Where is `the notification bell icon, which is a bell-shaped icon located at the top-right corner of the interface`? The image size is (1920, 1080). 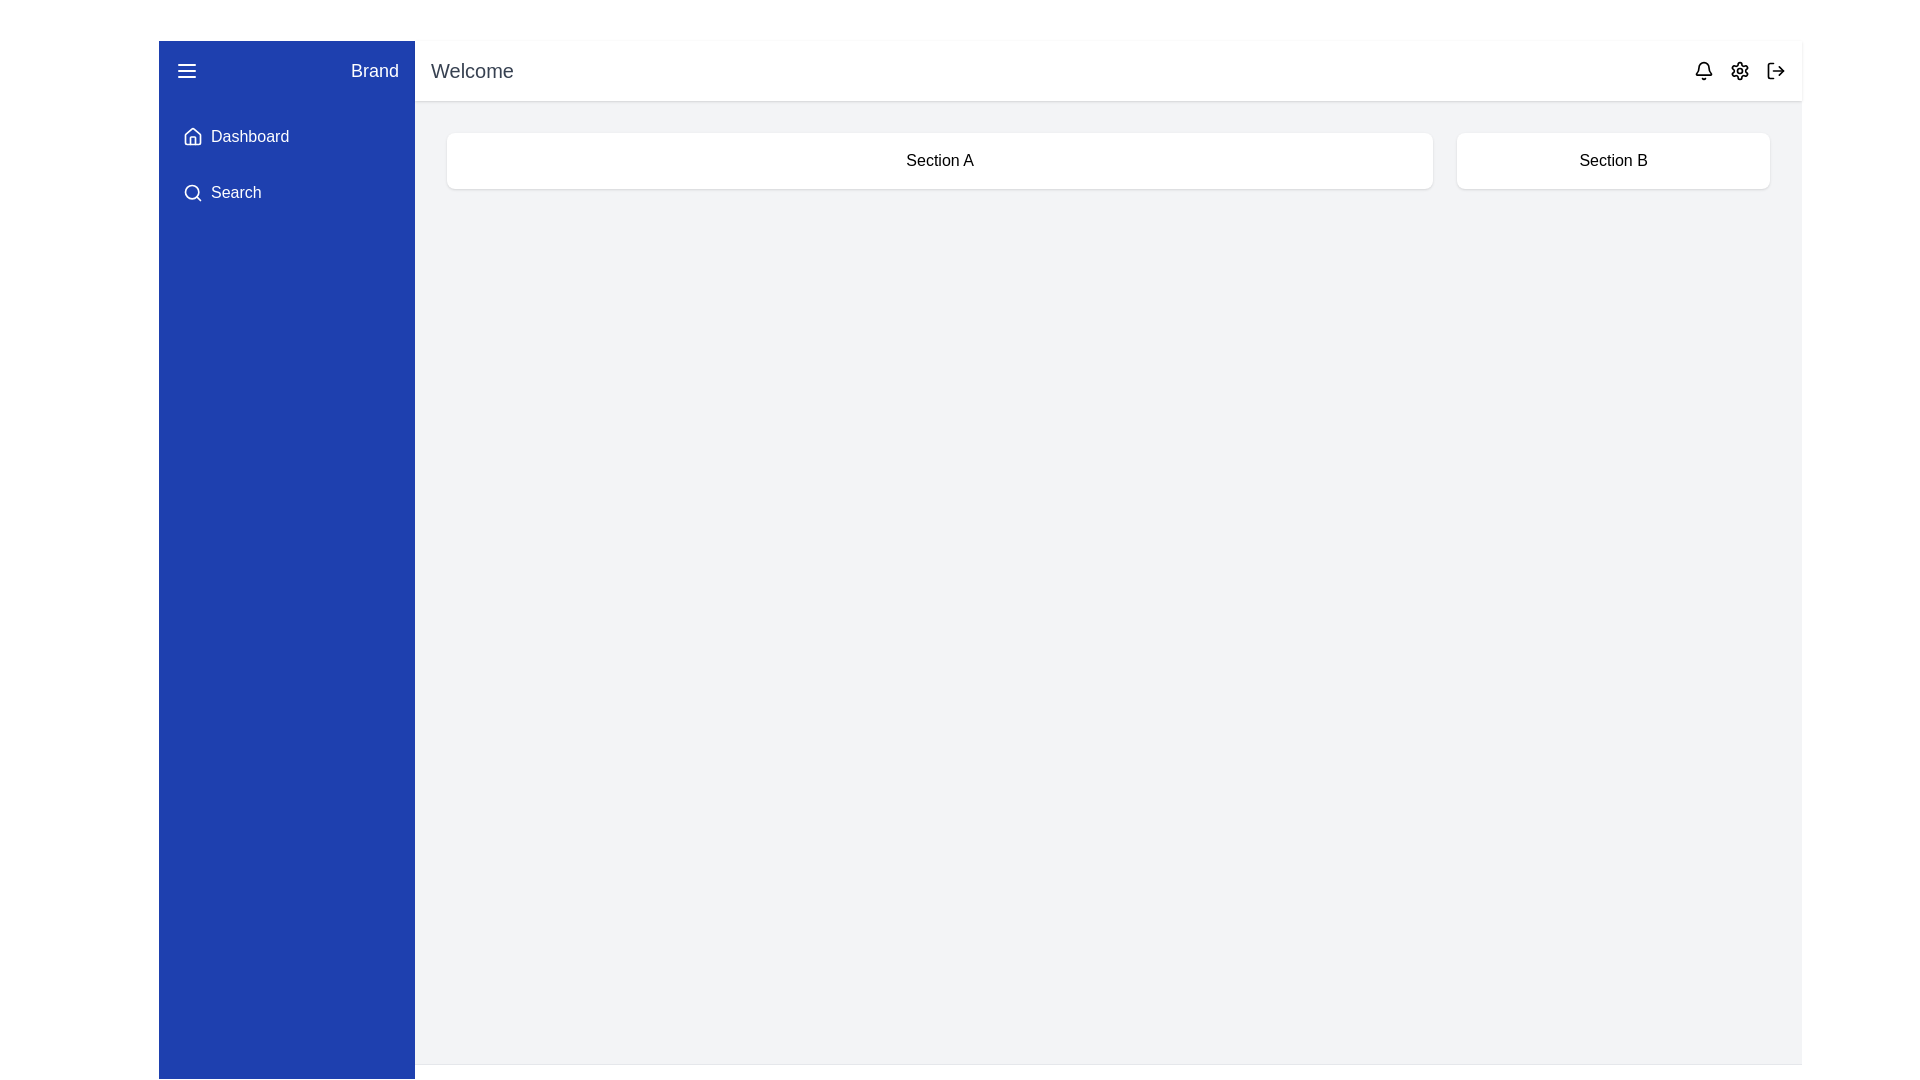 the notification bell icon, which is a bell-shaped icon located at the top-right corner of the interface is located at coordinates (1703, 69).